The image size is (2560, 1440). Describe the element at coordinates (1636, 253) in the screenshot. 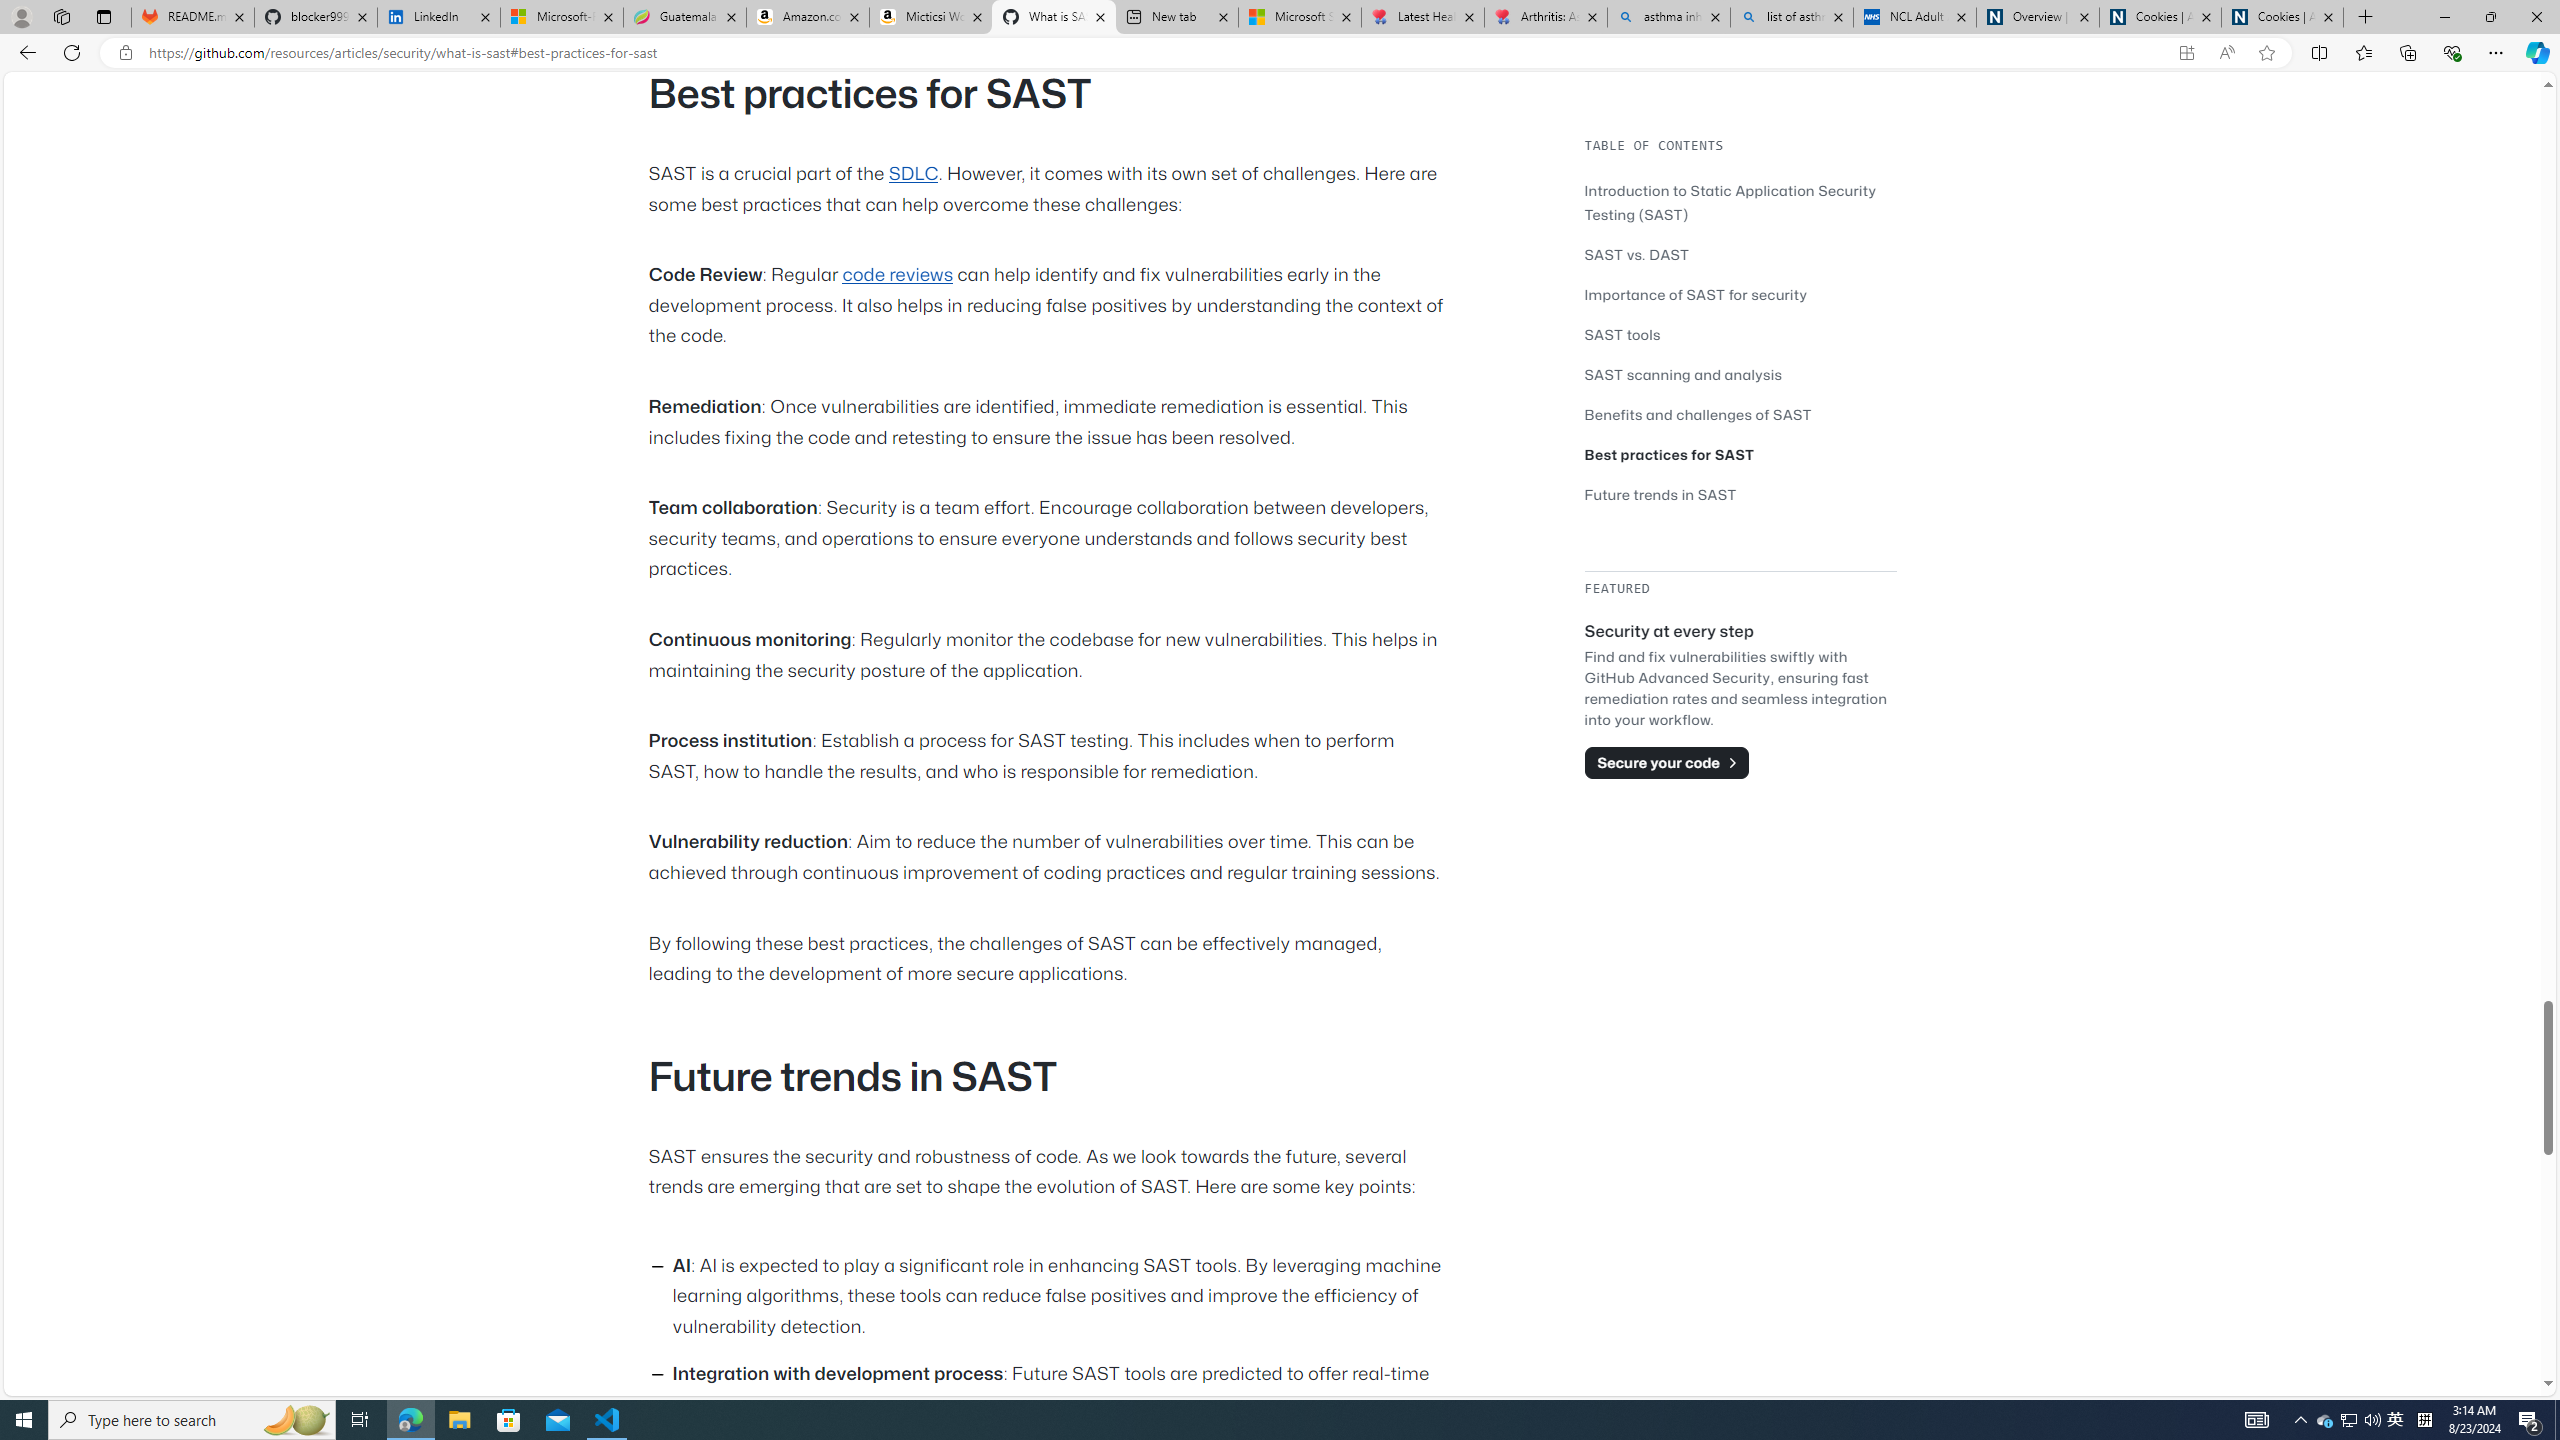

I see `'SAST vs. DAST'` at that location.